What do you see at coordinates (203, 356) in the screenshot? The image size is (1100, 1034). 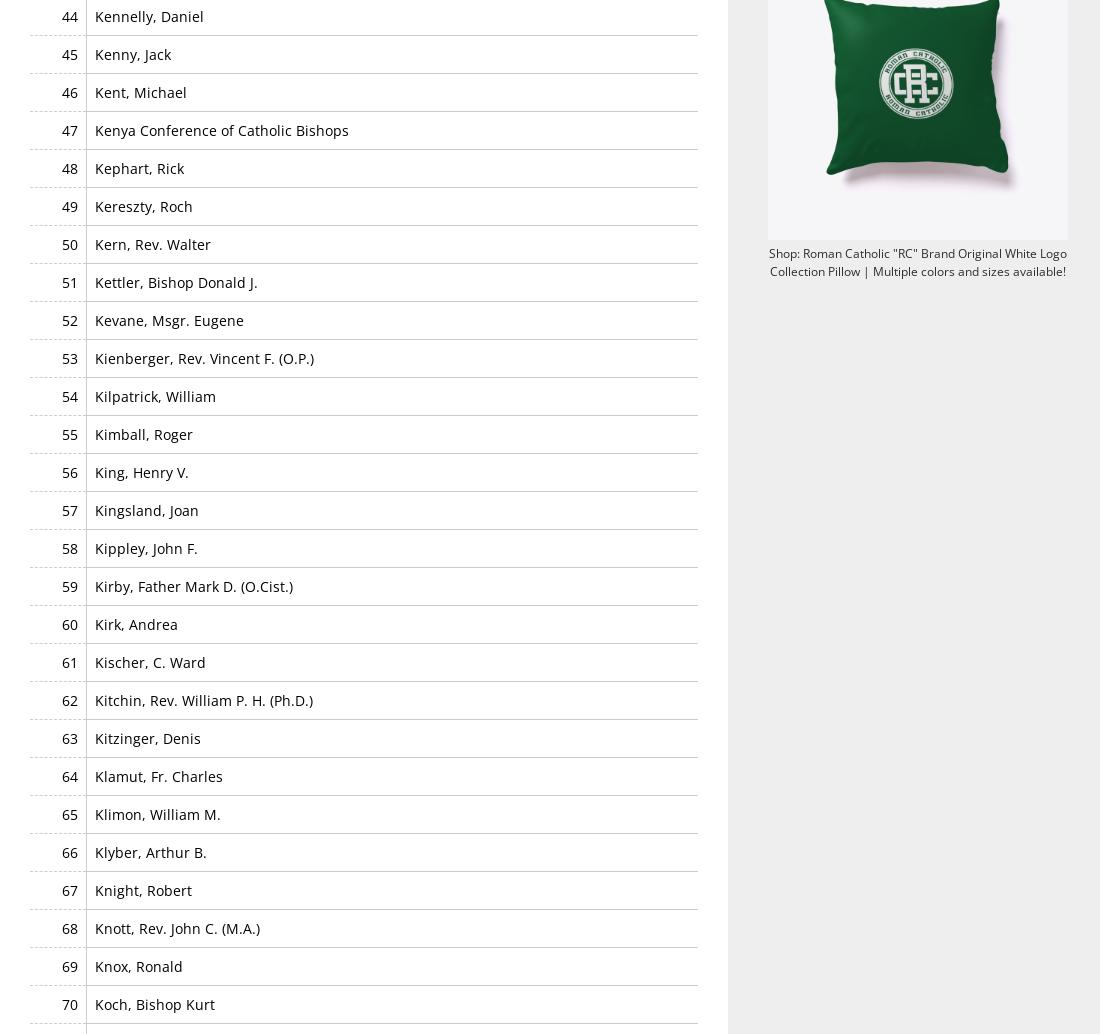 I see `'Kienberger, Rev. Vincent F. (O.P.)'` at bounding box center [203, 356].